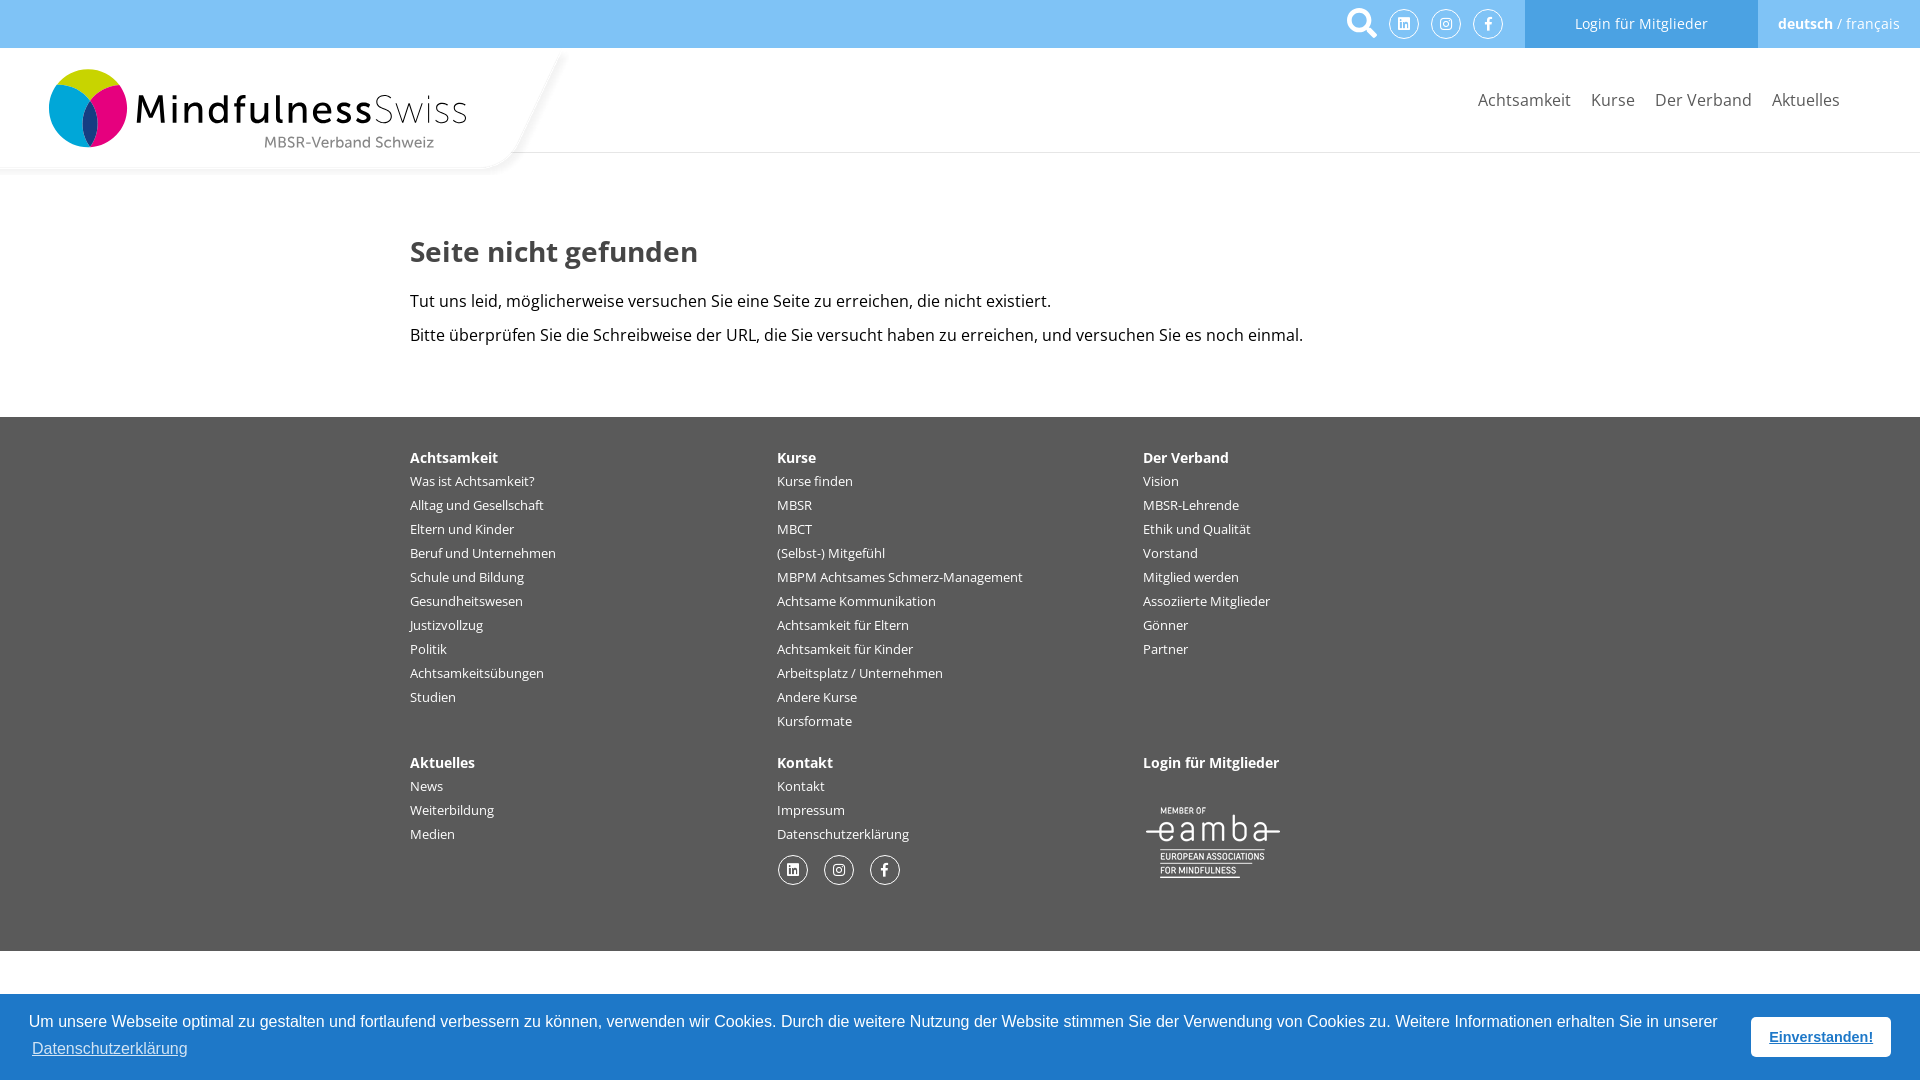 The height and width of the screenshot is (1080, 1920). Describe the element at coordinates (1190, 504) in the screenshot. I see `'MBSR-Lehrende'` at that location.